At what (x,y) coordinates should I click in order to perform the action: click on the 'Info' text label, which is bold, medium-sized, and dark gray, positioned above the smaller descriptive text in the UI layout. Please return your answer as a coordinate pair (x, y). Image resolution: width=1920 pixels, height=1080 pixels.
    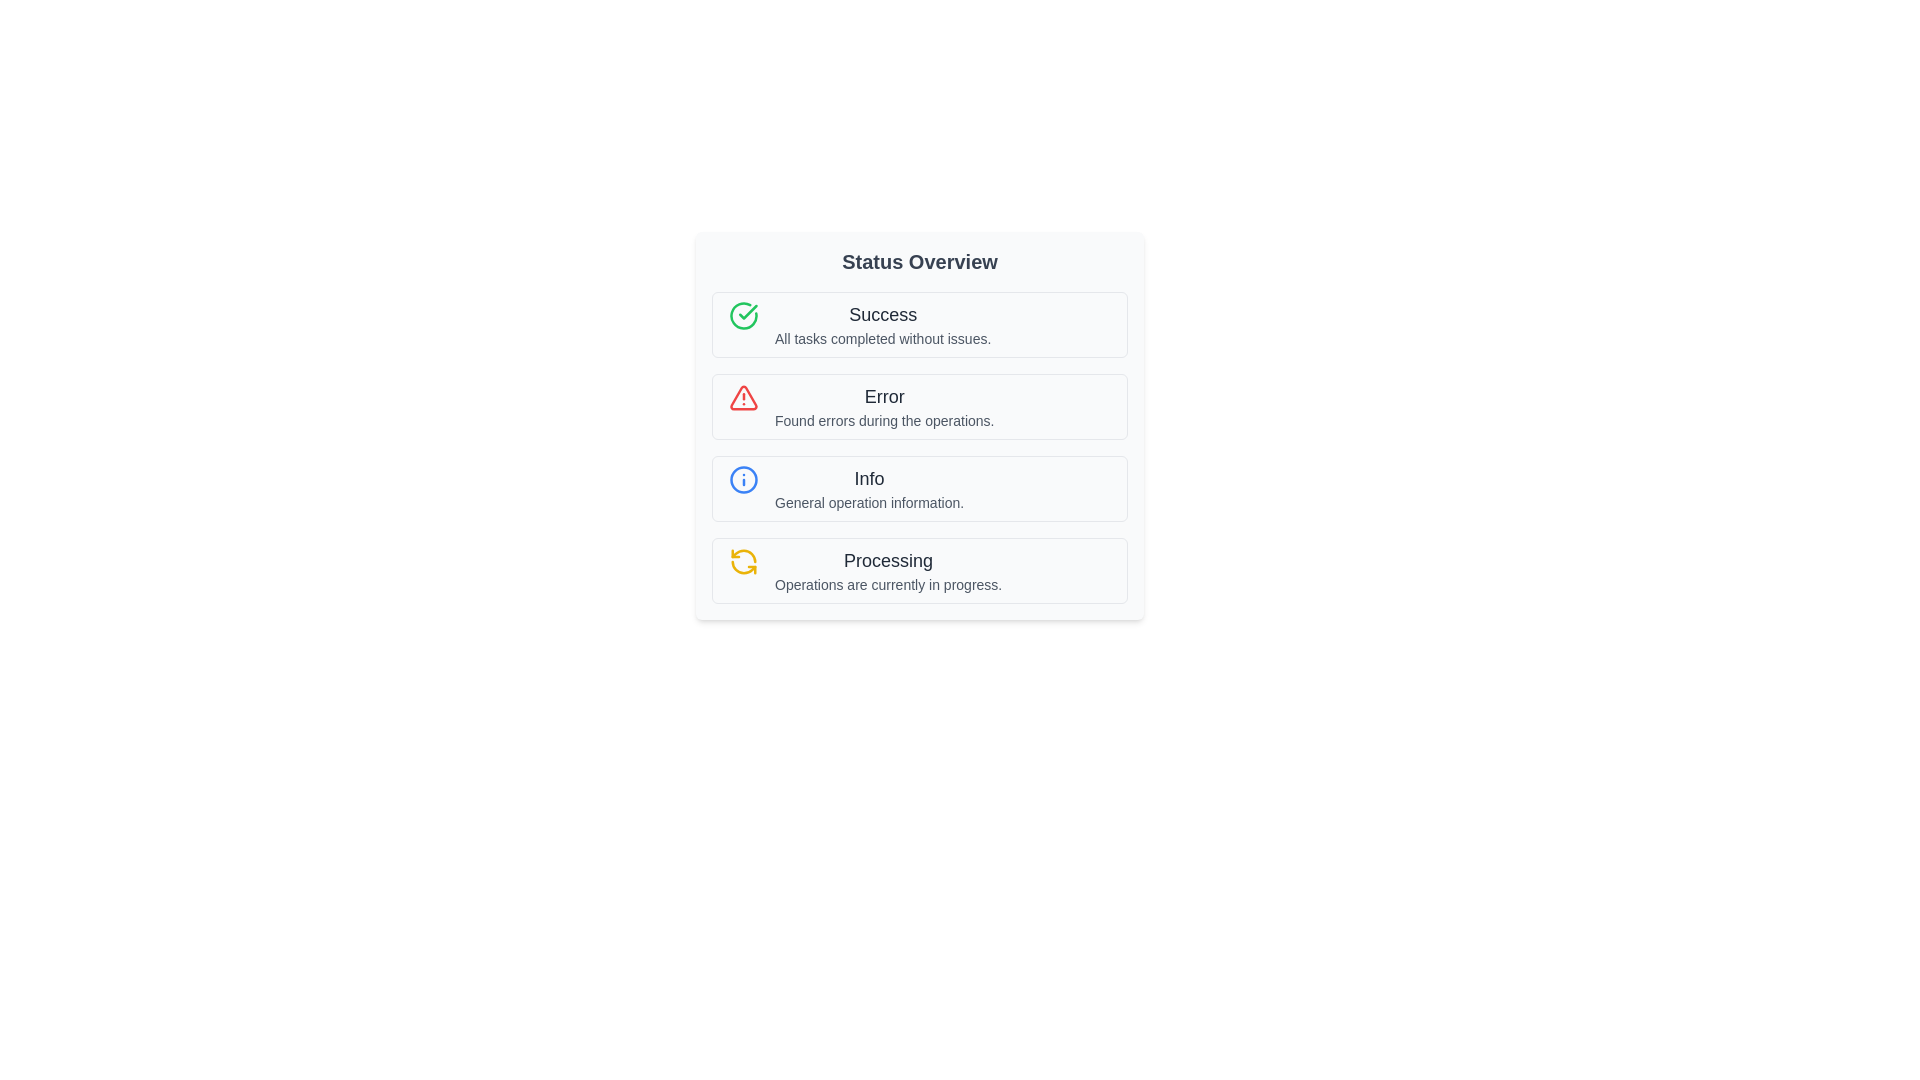
    Looking at the image, I should click on (869, 478).